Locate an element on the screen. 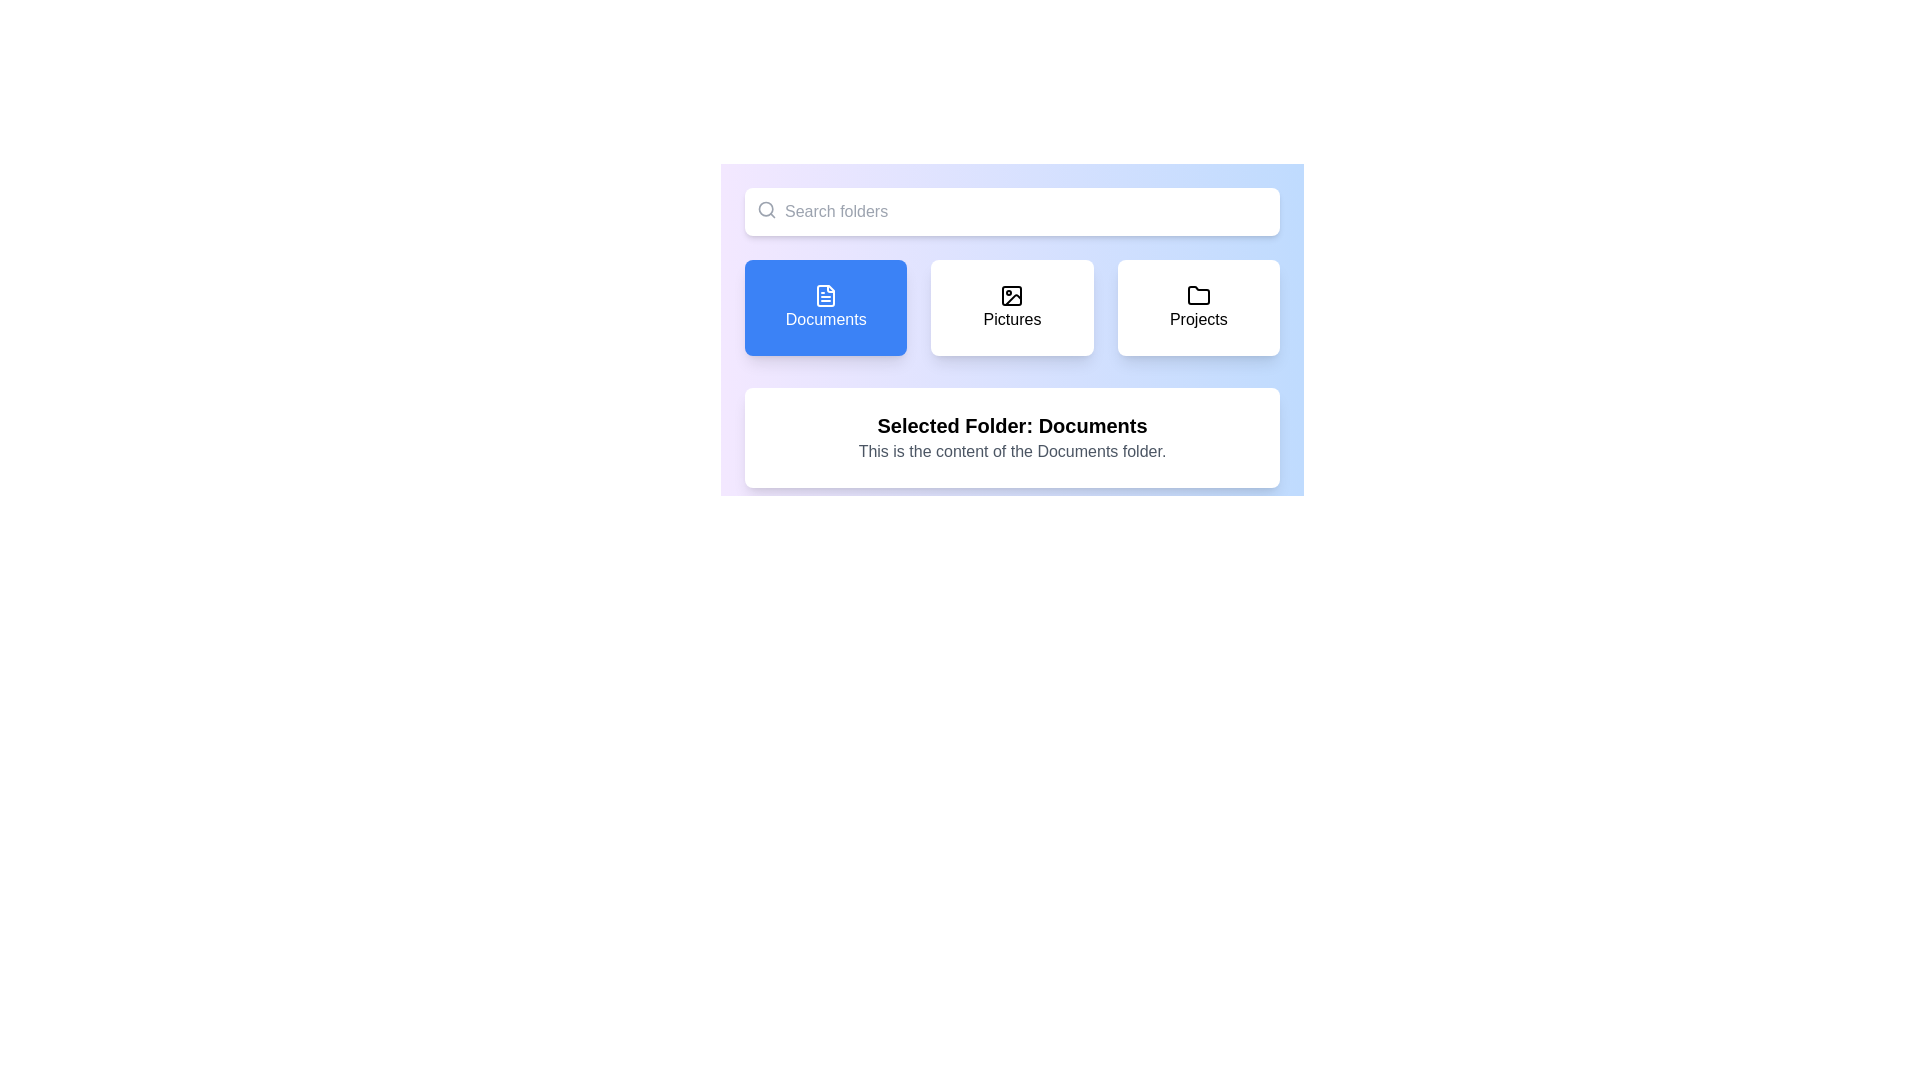 The image size is (1920, 1080). the blue button labeled 'Documents' that contains a small document file icon with a folded top-right corner is located at coordinates (826, 296).